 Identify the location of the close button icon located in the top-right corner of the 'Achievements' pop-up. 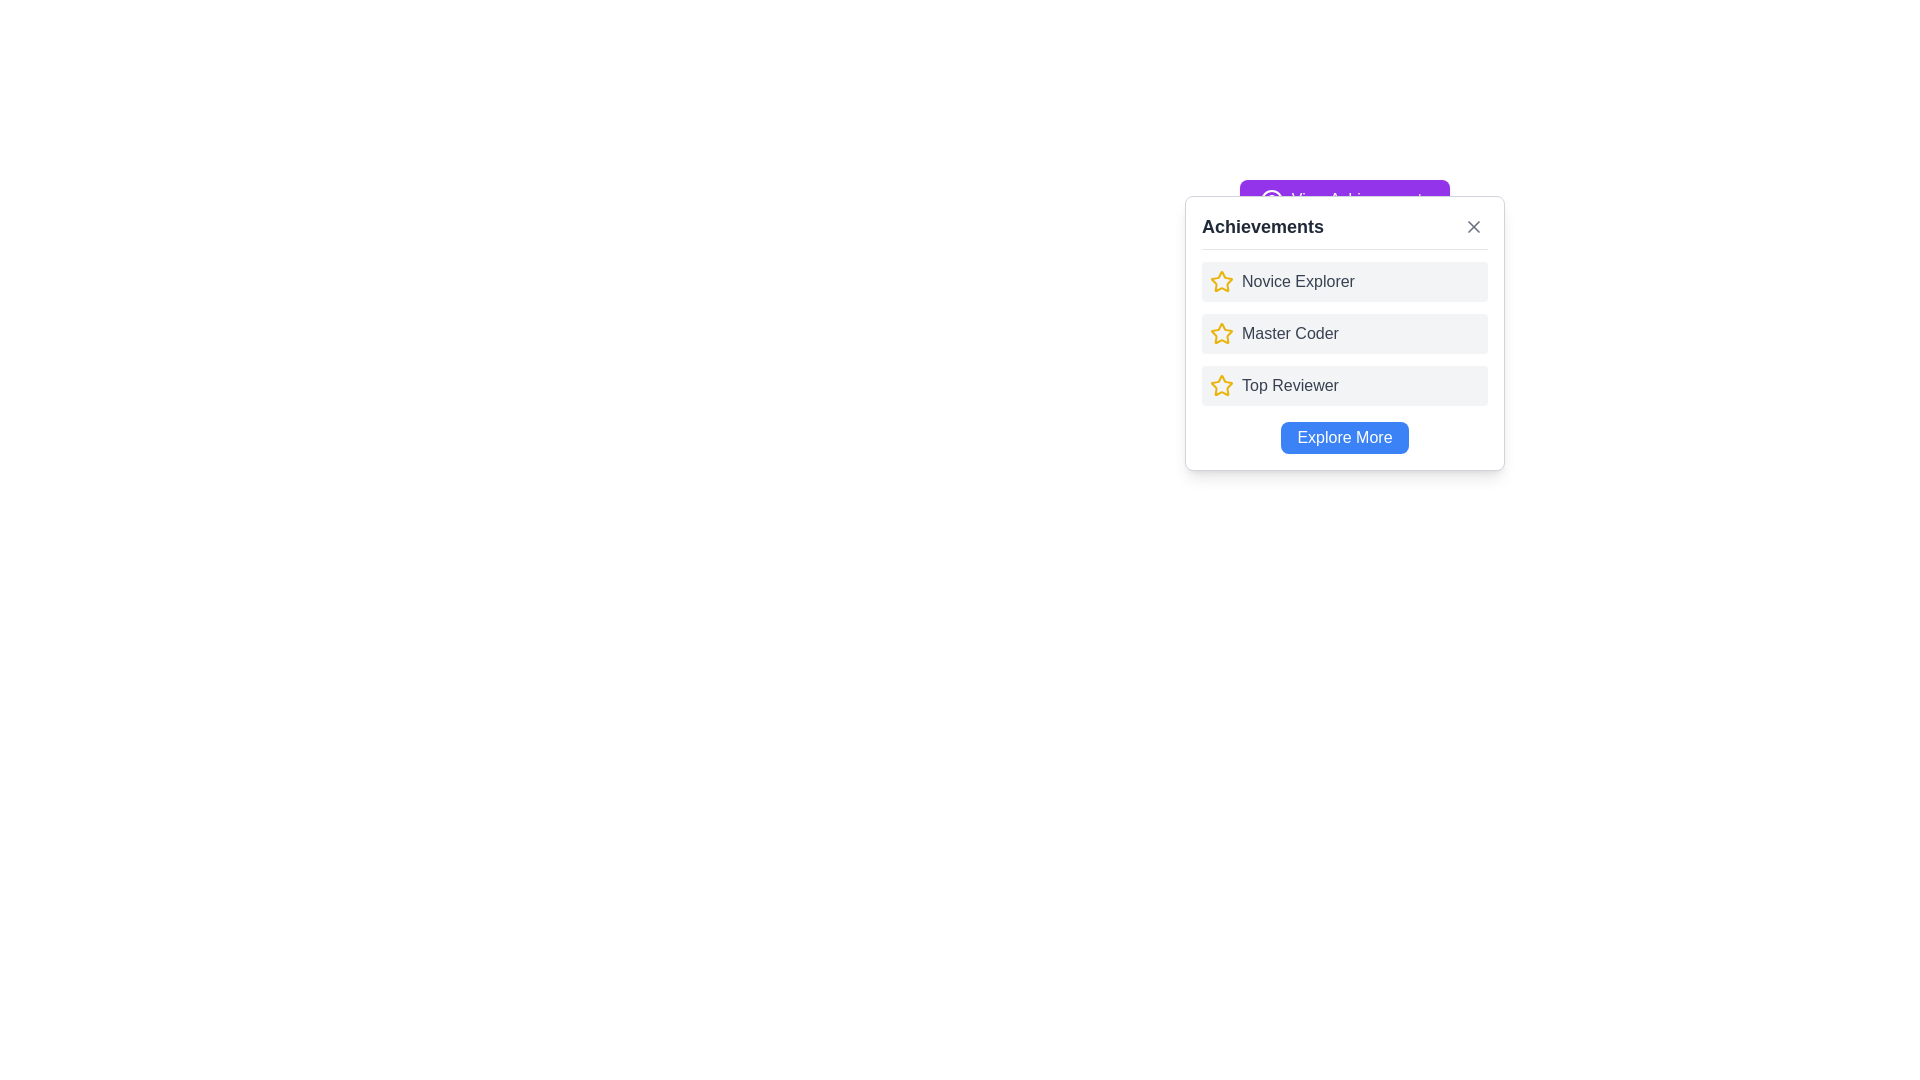
(1473, 226).